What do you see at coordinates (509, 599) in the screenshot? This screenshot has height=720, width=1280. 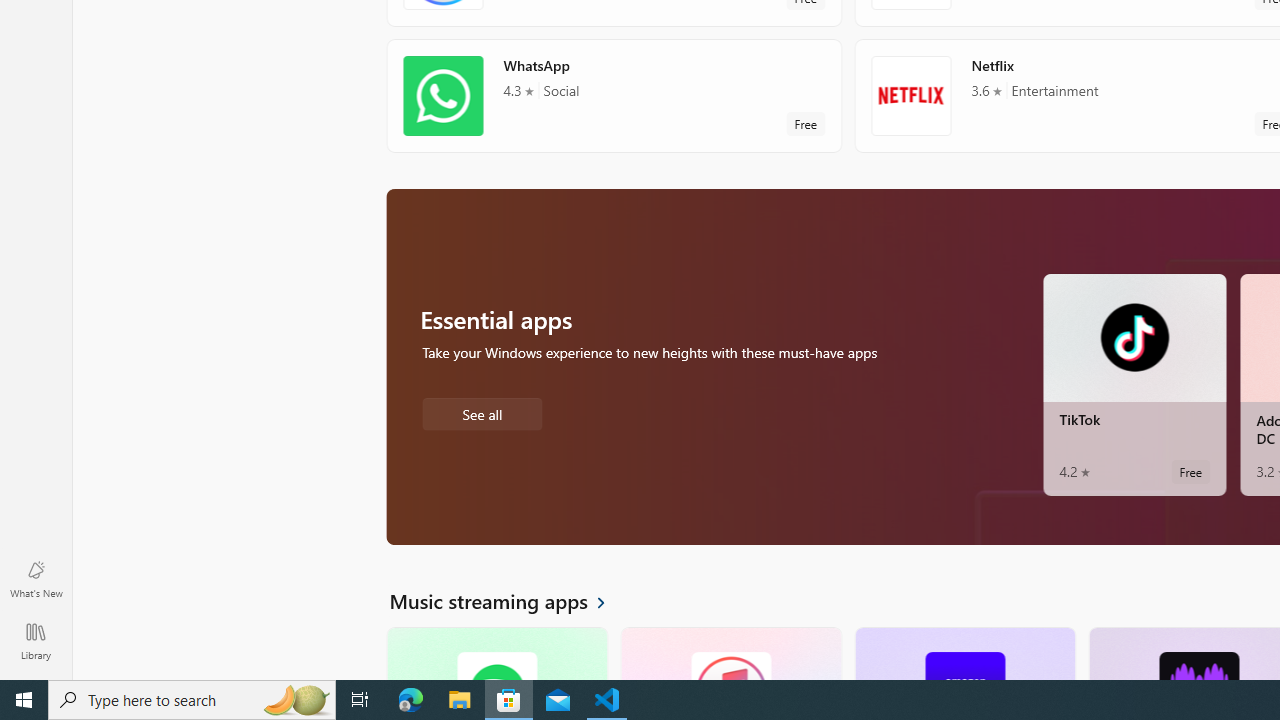 I see `'See all  Music streaming apps'` at bounding box center [509, 599].